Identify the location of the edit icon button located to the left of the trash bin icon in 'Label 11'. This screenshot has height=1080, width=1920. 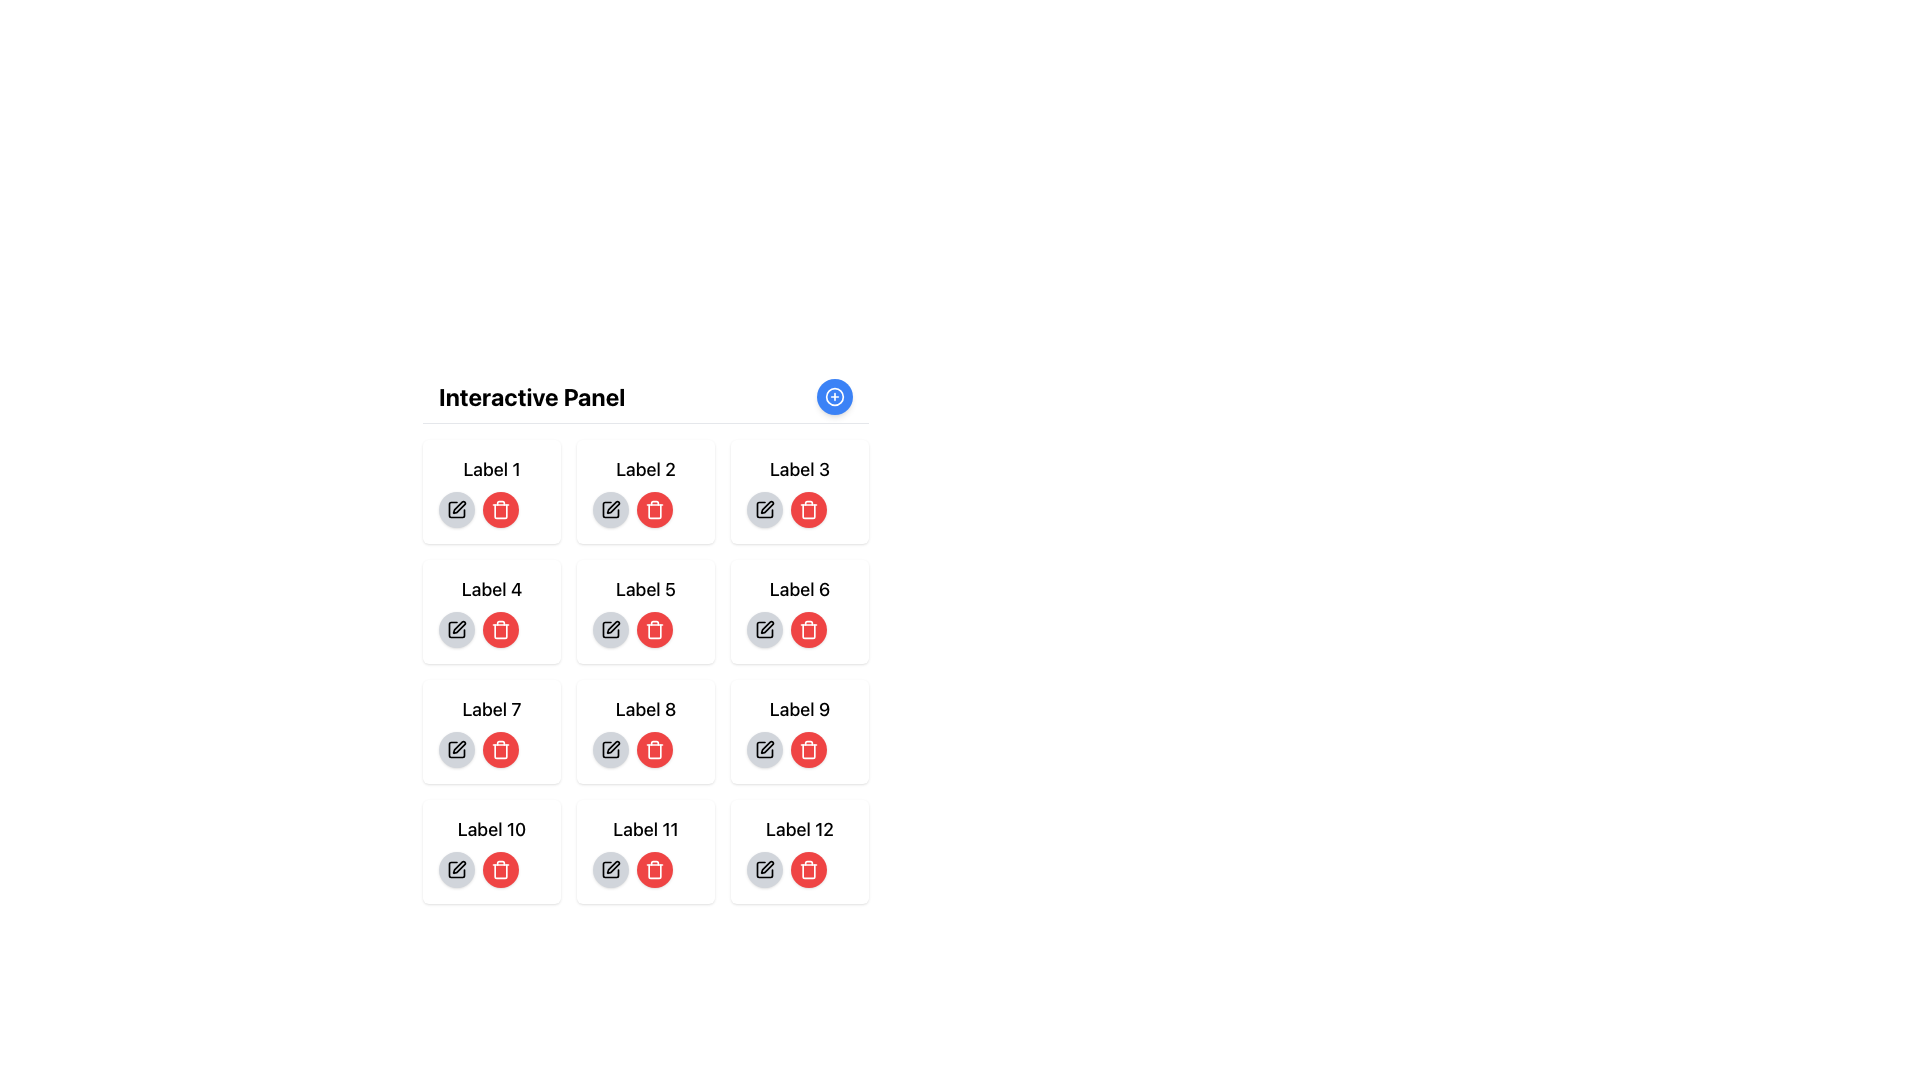
(609, 869).